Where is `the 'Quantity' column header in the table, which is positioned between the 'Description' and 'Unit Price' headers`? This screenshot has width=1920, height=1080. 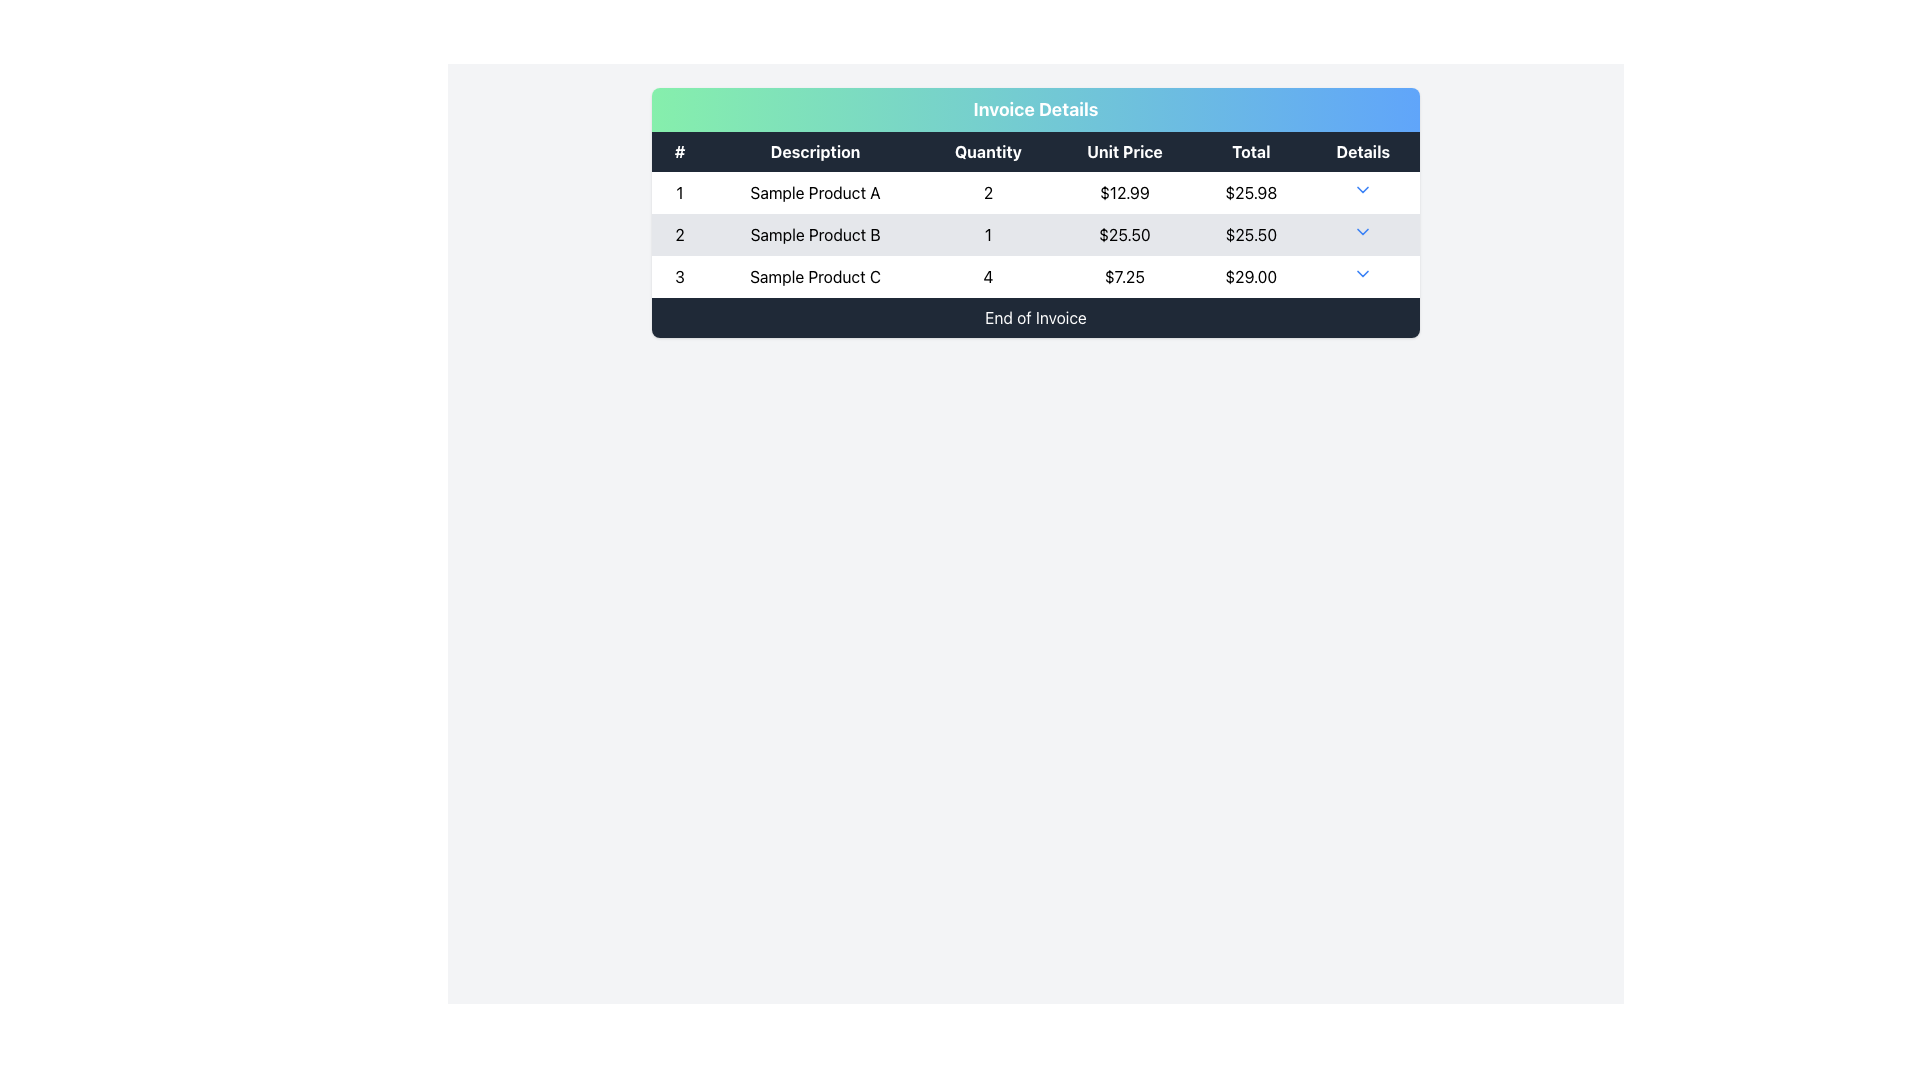 the 'Quantity' column header in the table, which is positioned between the 'Description' and 'Unit Price' headers is located at coordinates (988, 150).